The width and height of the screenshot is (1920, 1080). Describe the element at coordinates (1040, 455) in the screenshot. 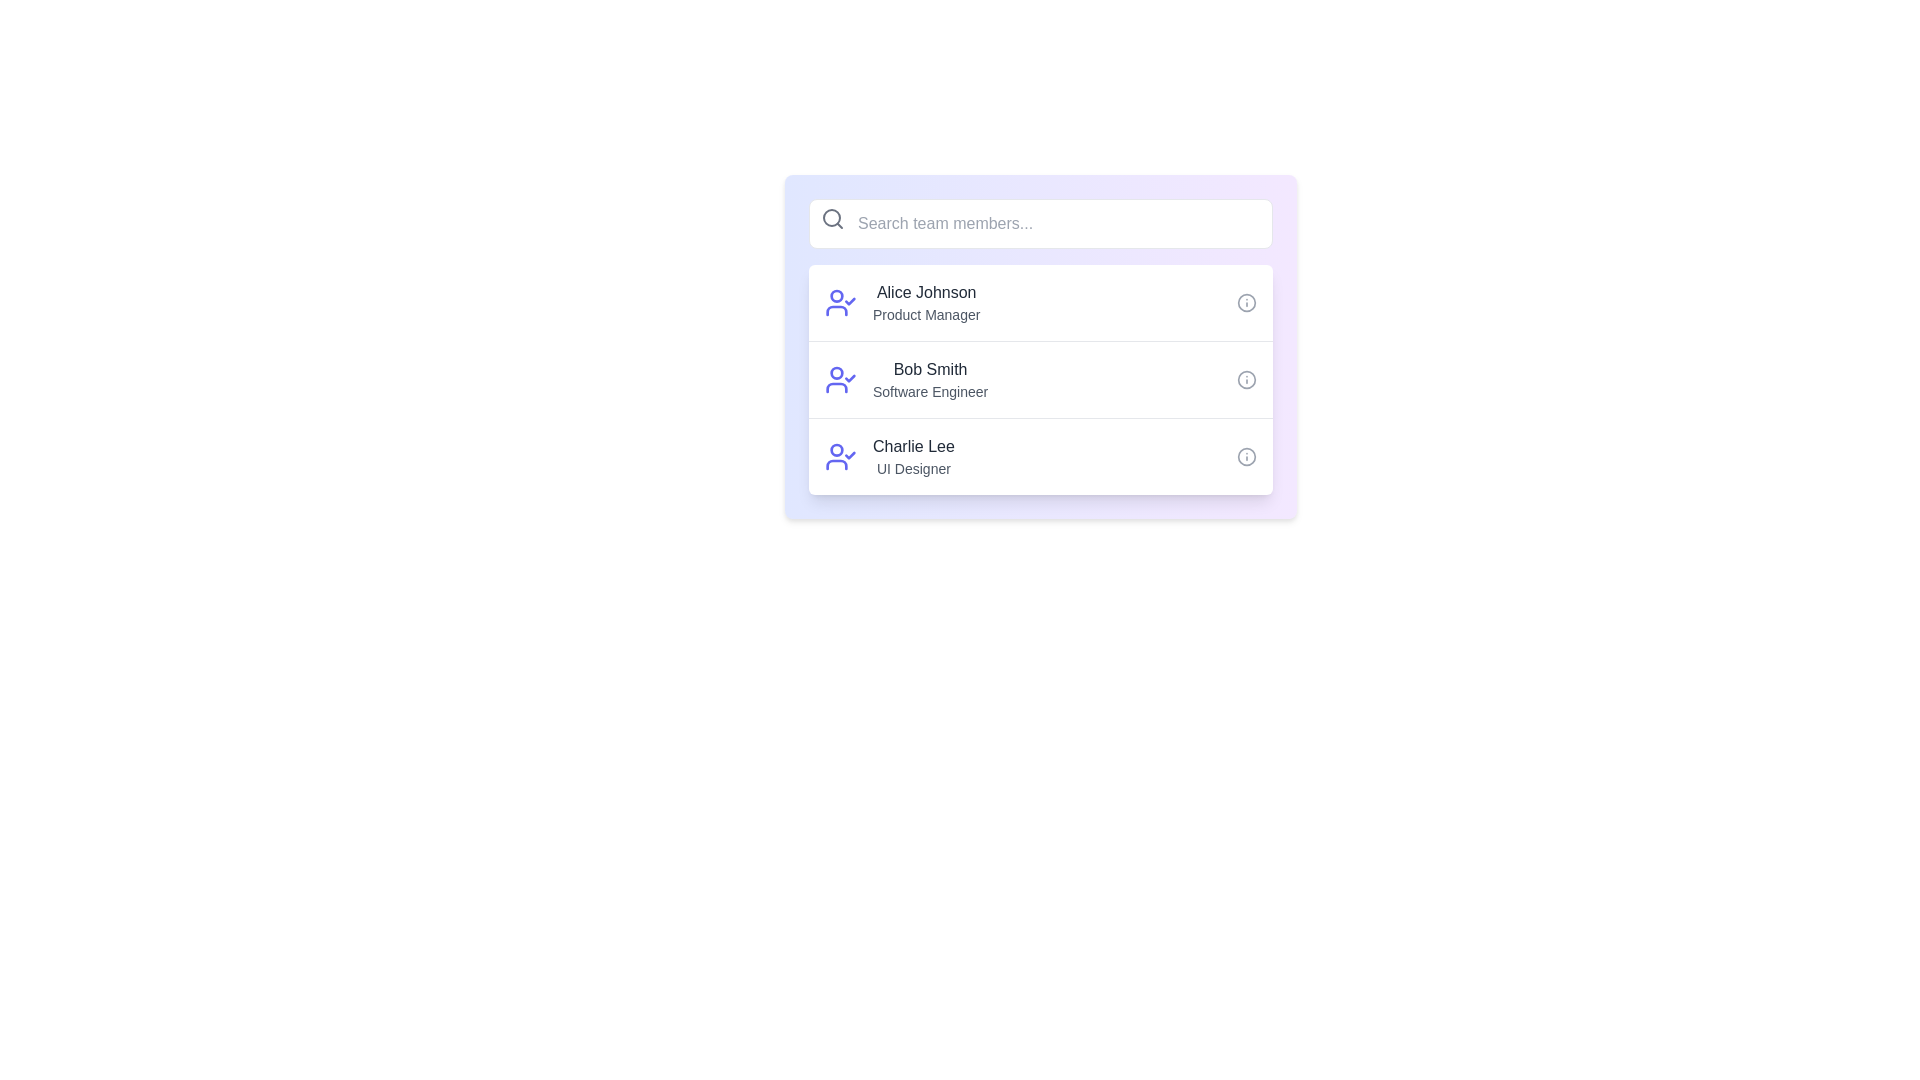

I see `the third card entry` at that location.